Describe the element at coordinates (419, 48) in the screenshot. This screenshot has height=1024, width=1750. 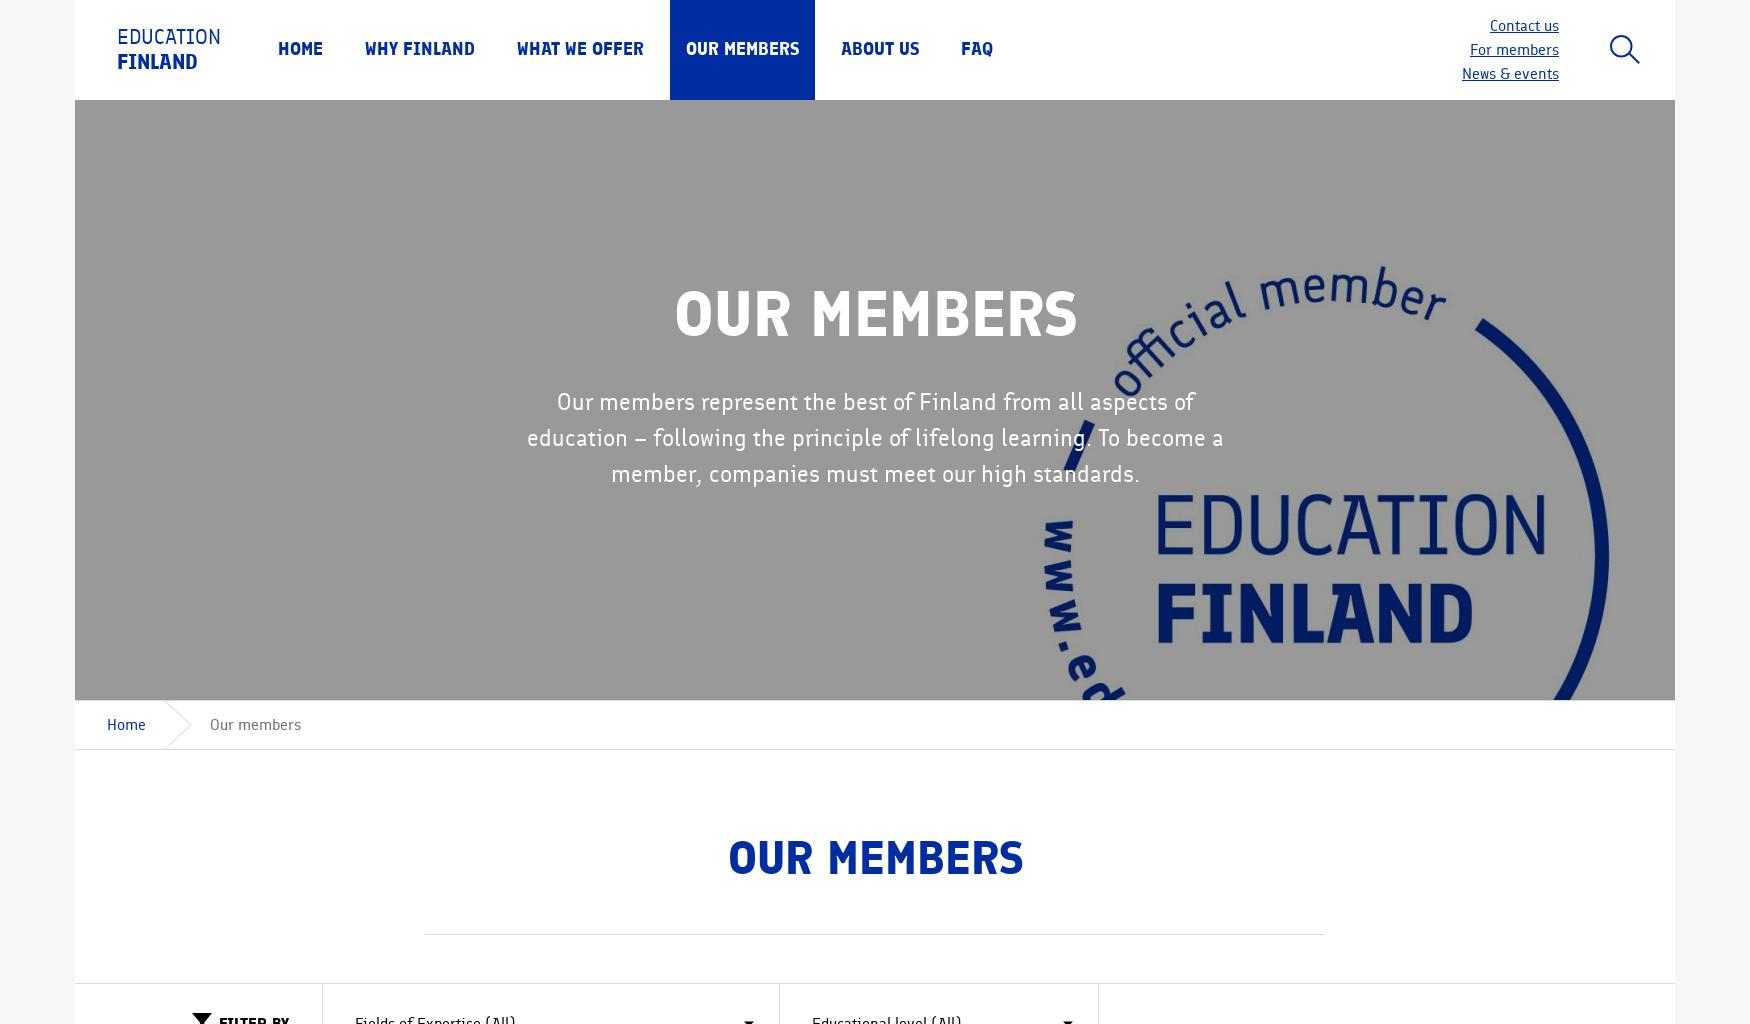
I see `'Why Finland'` at that location.